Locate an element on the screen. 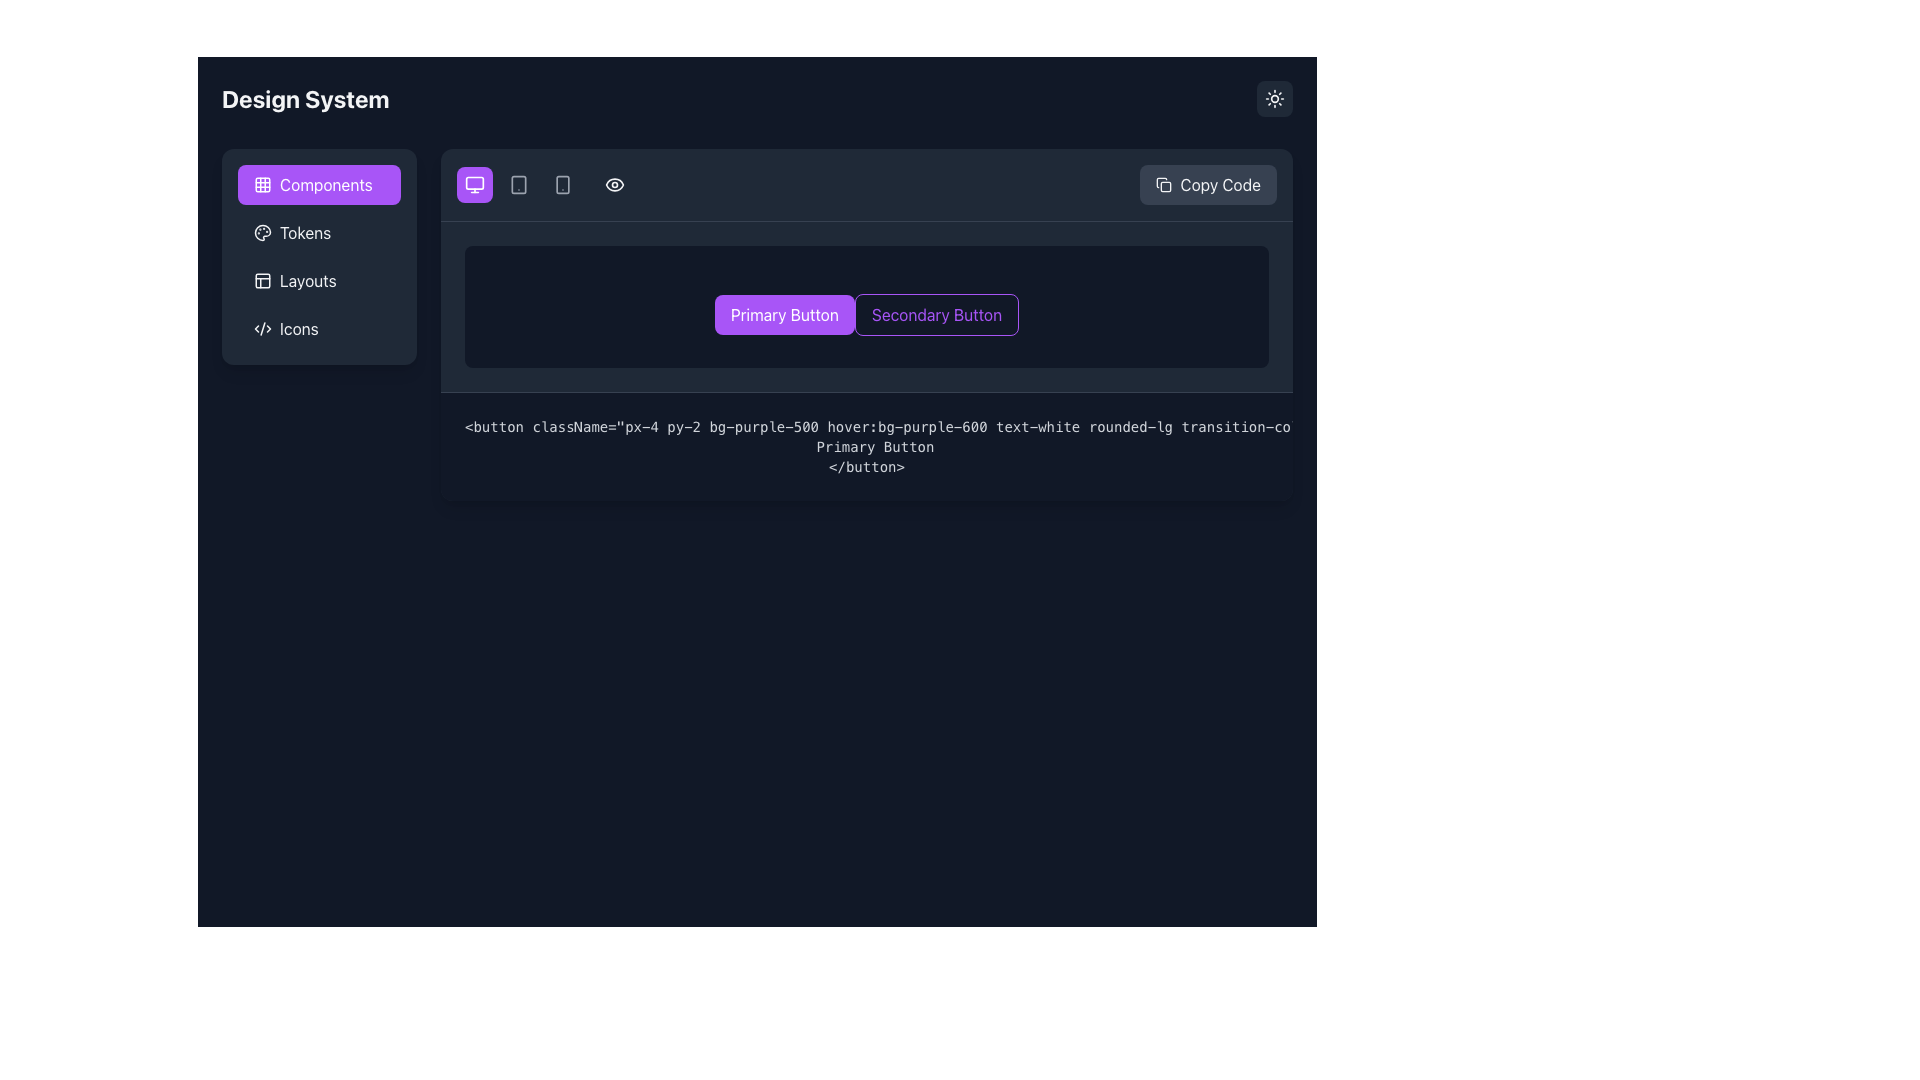  the 3x3 grid icon located to the left of the 'Components' button in the sidebar navigation menu is located at coordinates (262, 185).